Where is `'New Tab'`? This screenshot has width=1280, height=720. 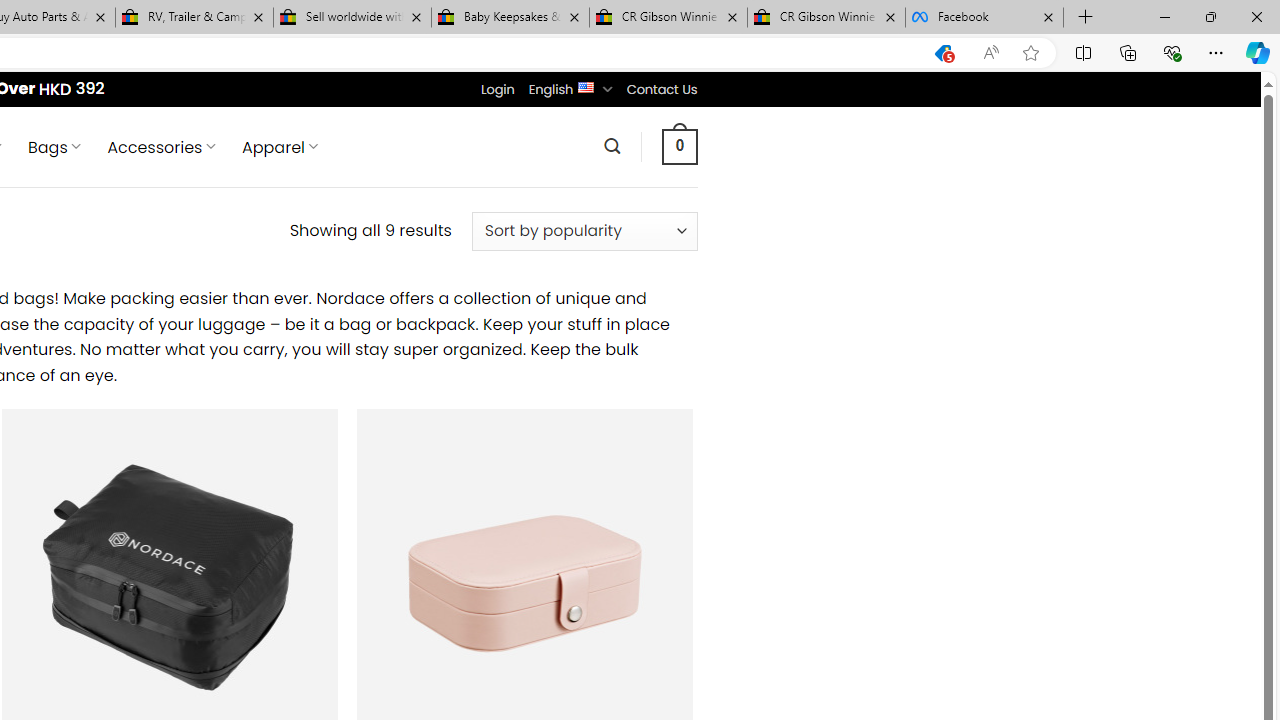 'New Tab' is located at coordinates (1085, 17).